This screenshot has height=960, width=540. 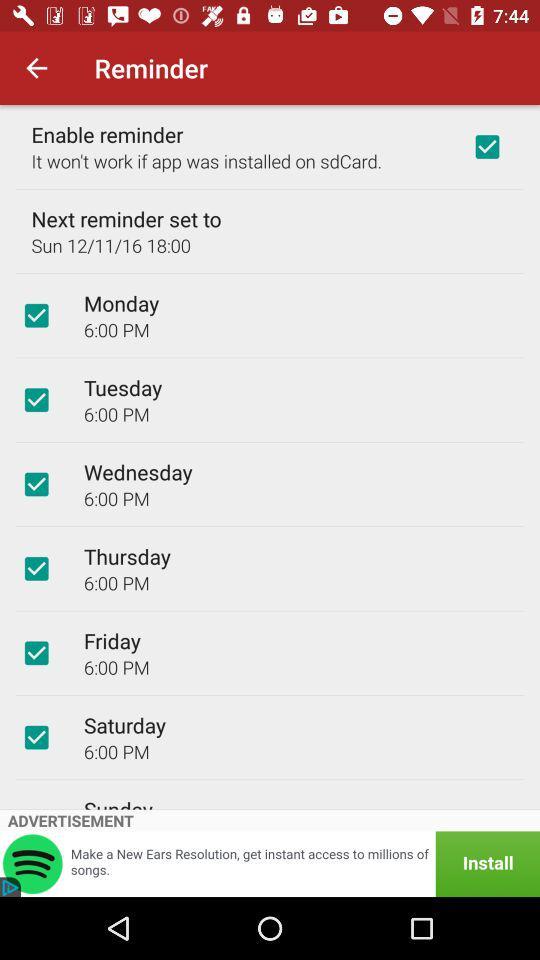 What do you see at coordinates (486, 145) in the screenshot?
I see `icon to the right of the enable reminder` at bounding box center [486, 145].